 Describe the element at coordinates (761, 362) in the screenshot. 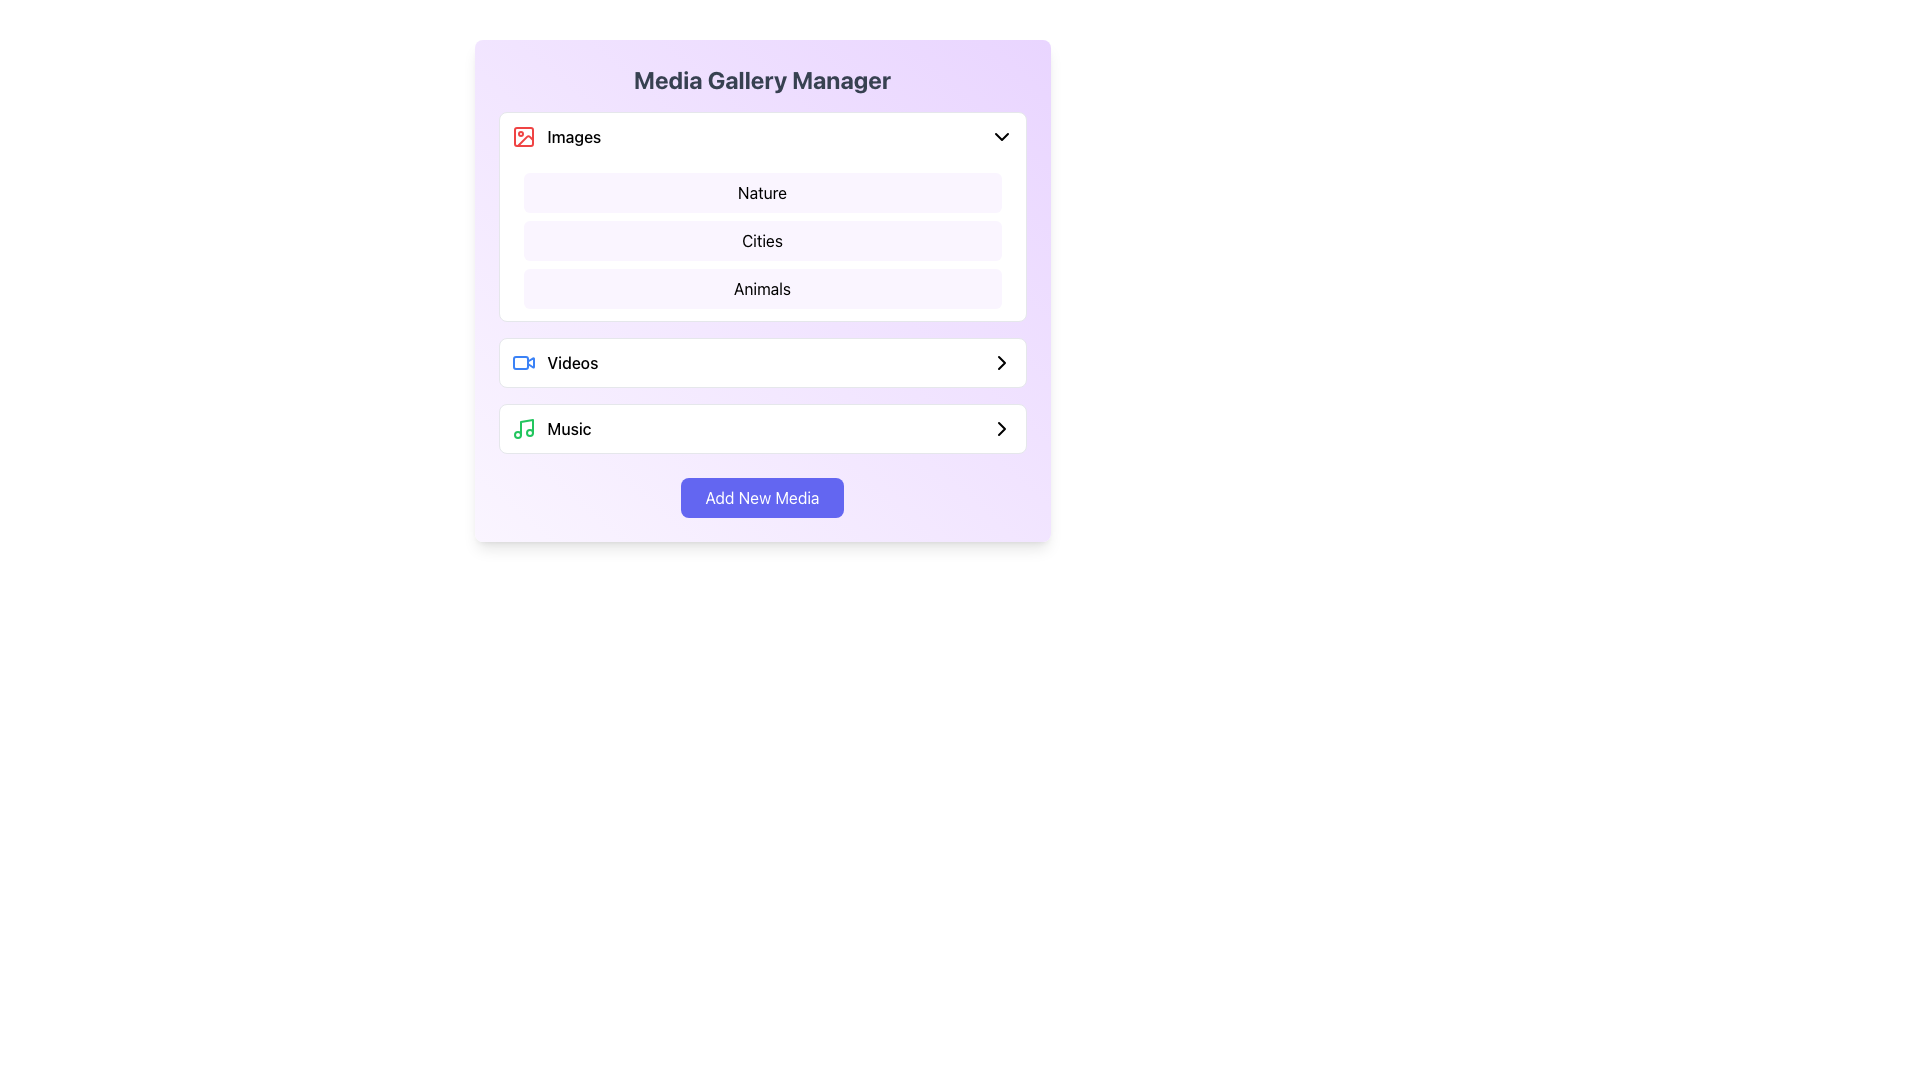

I see `the 'Videos' list item in the Media Gallery Manager` at that location.